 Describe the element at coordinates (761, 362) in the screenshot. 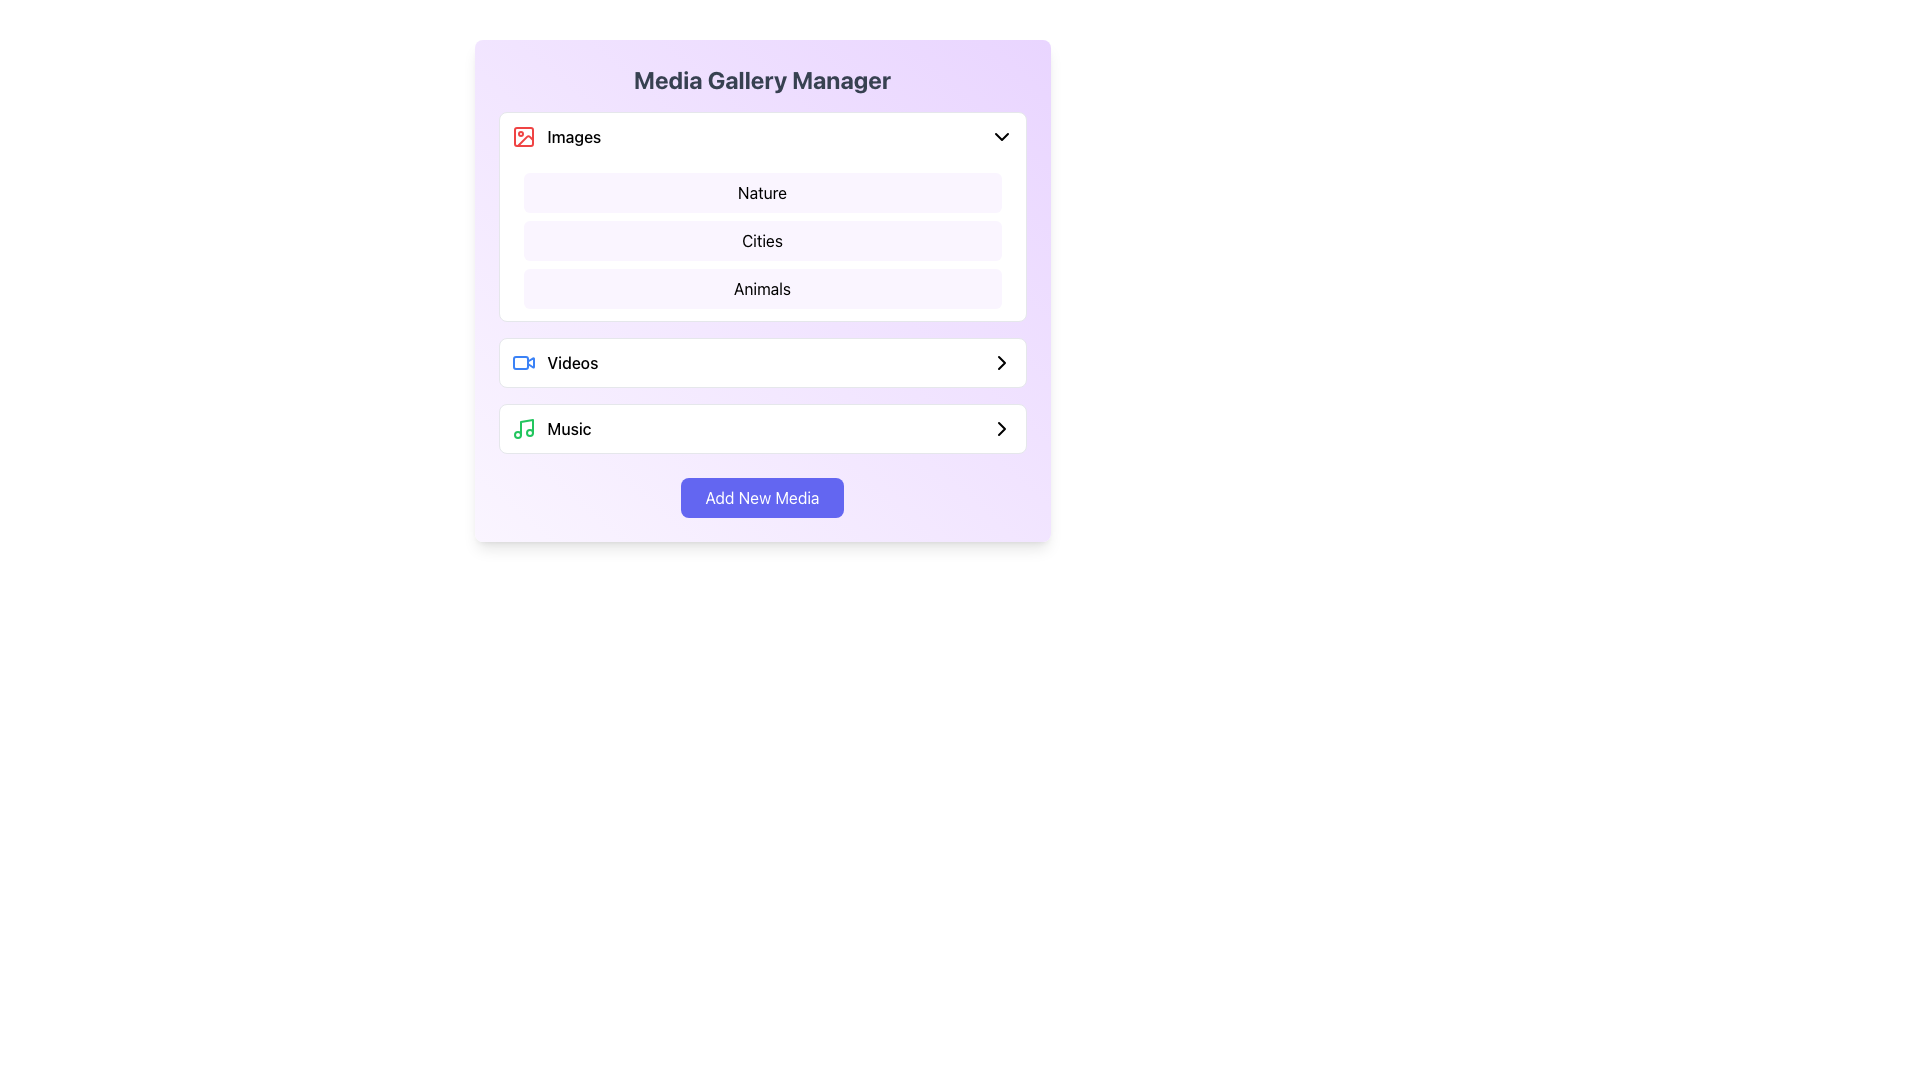

I see `the 'Videos' list item in the Media Gallery Manager` at that location.